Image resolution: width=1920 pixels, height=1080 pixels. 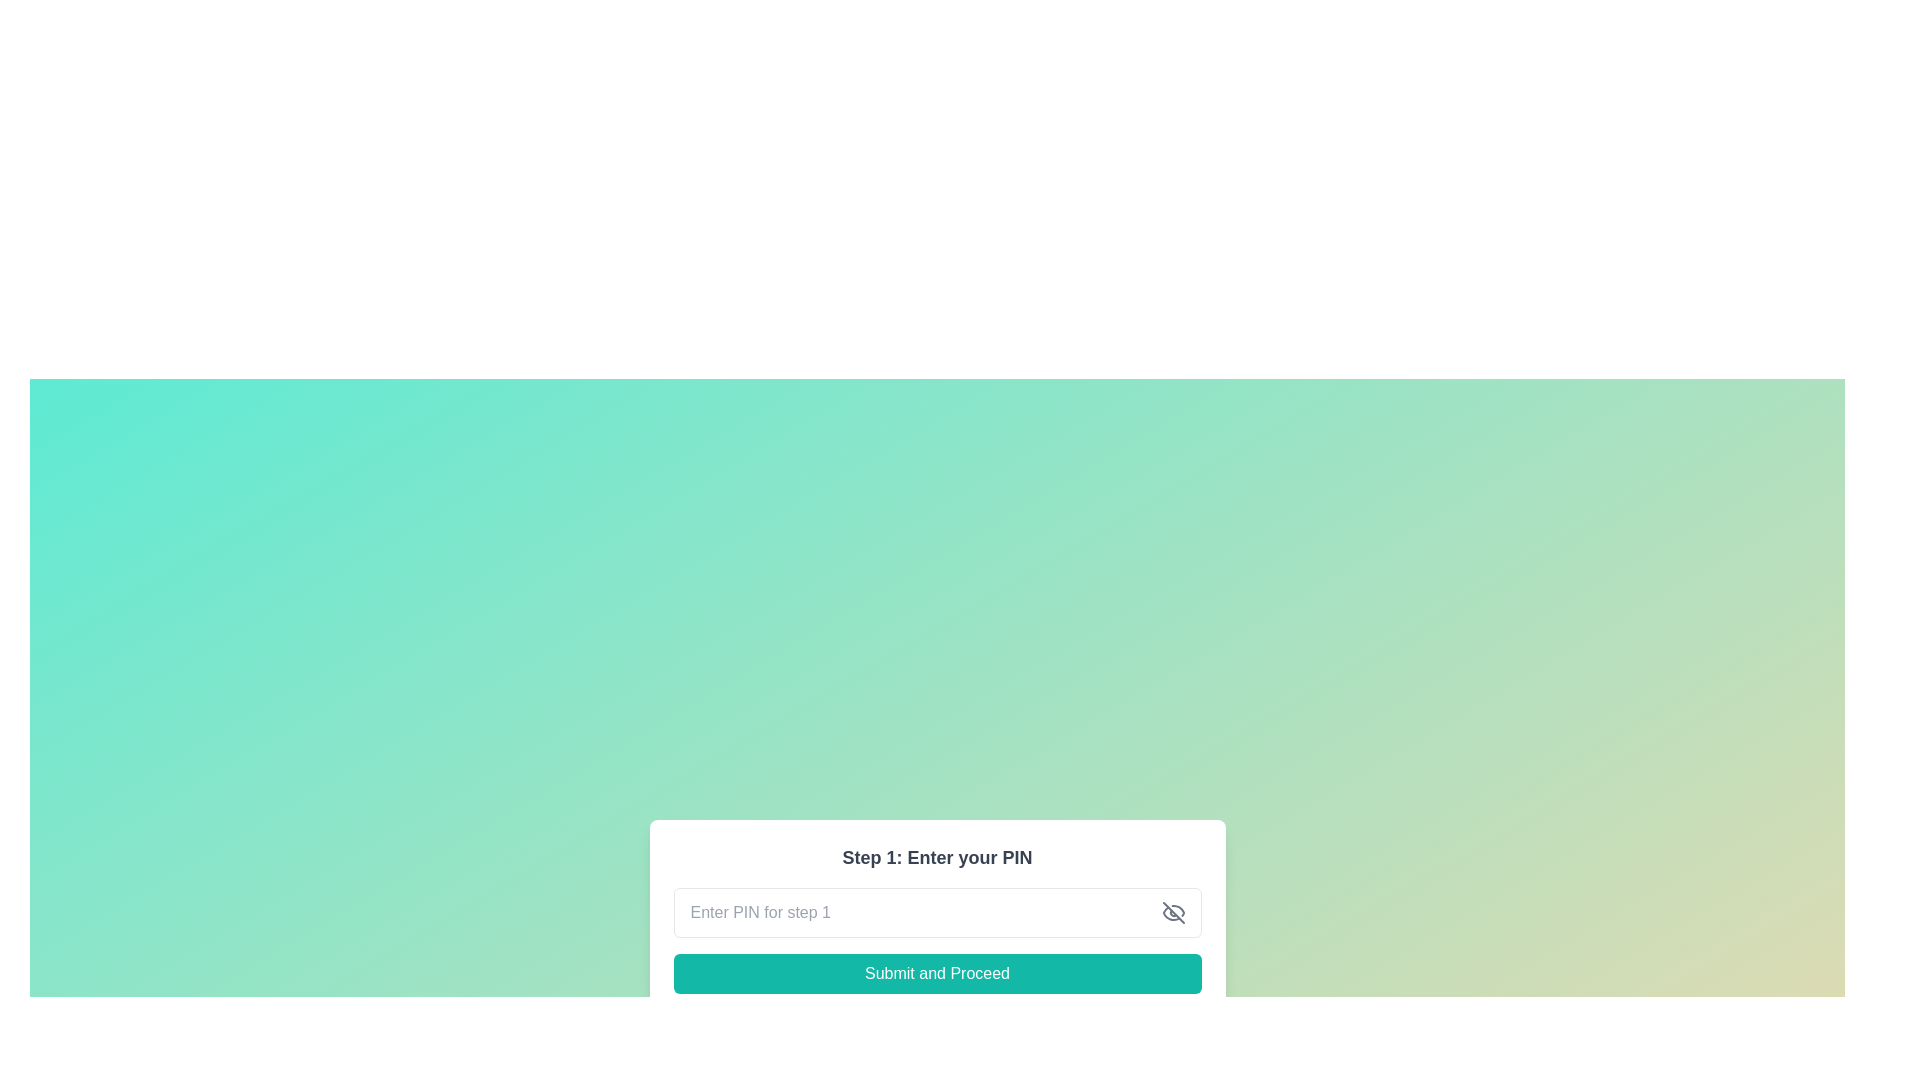 I want to click on the 'Submit and Proceed' button located at the bottom of the white card-like structure to proceed, so click(x=936, y=973).